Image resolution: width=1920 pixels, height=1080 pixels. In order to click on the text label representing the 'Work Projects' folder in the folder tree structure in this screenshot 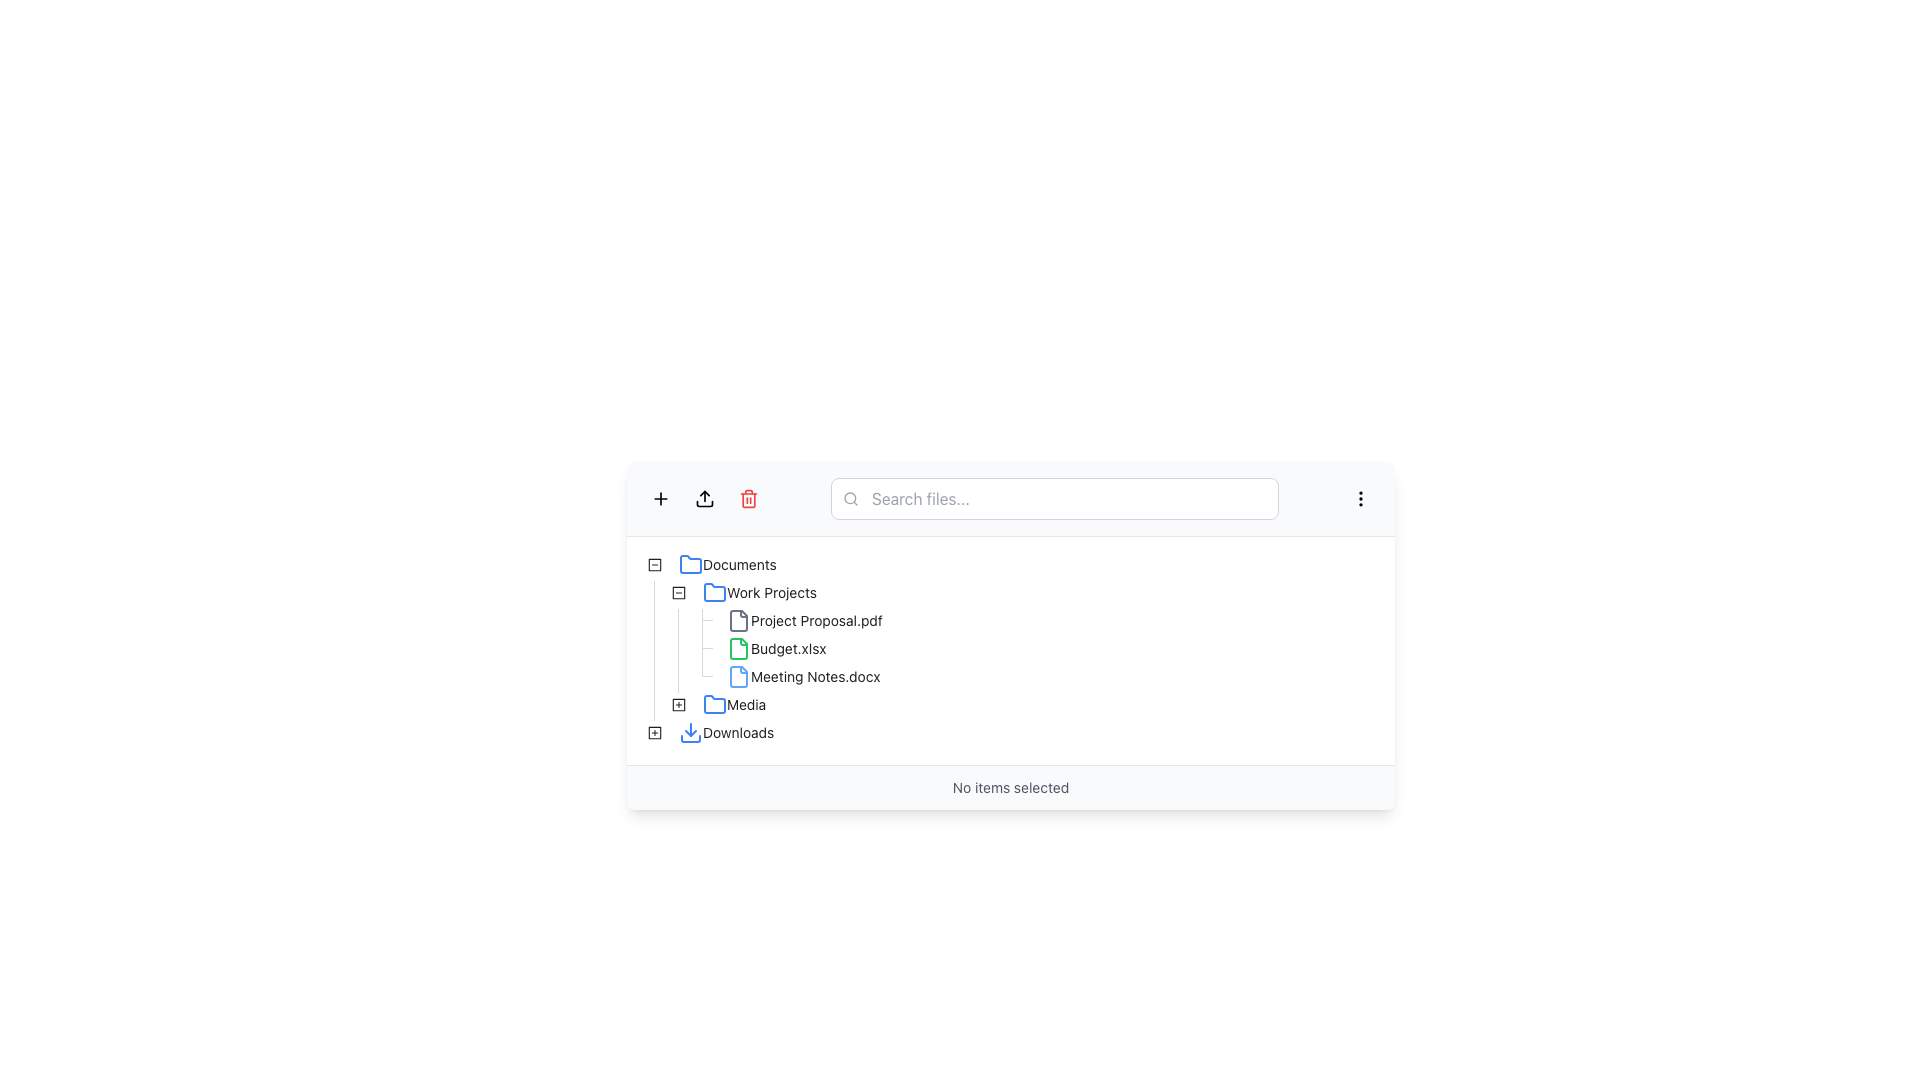, I will do `click(771, 591)`.